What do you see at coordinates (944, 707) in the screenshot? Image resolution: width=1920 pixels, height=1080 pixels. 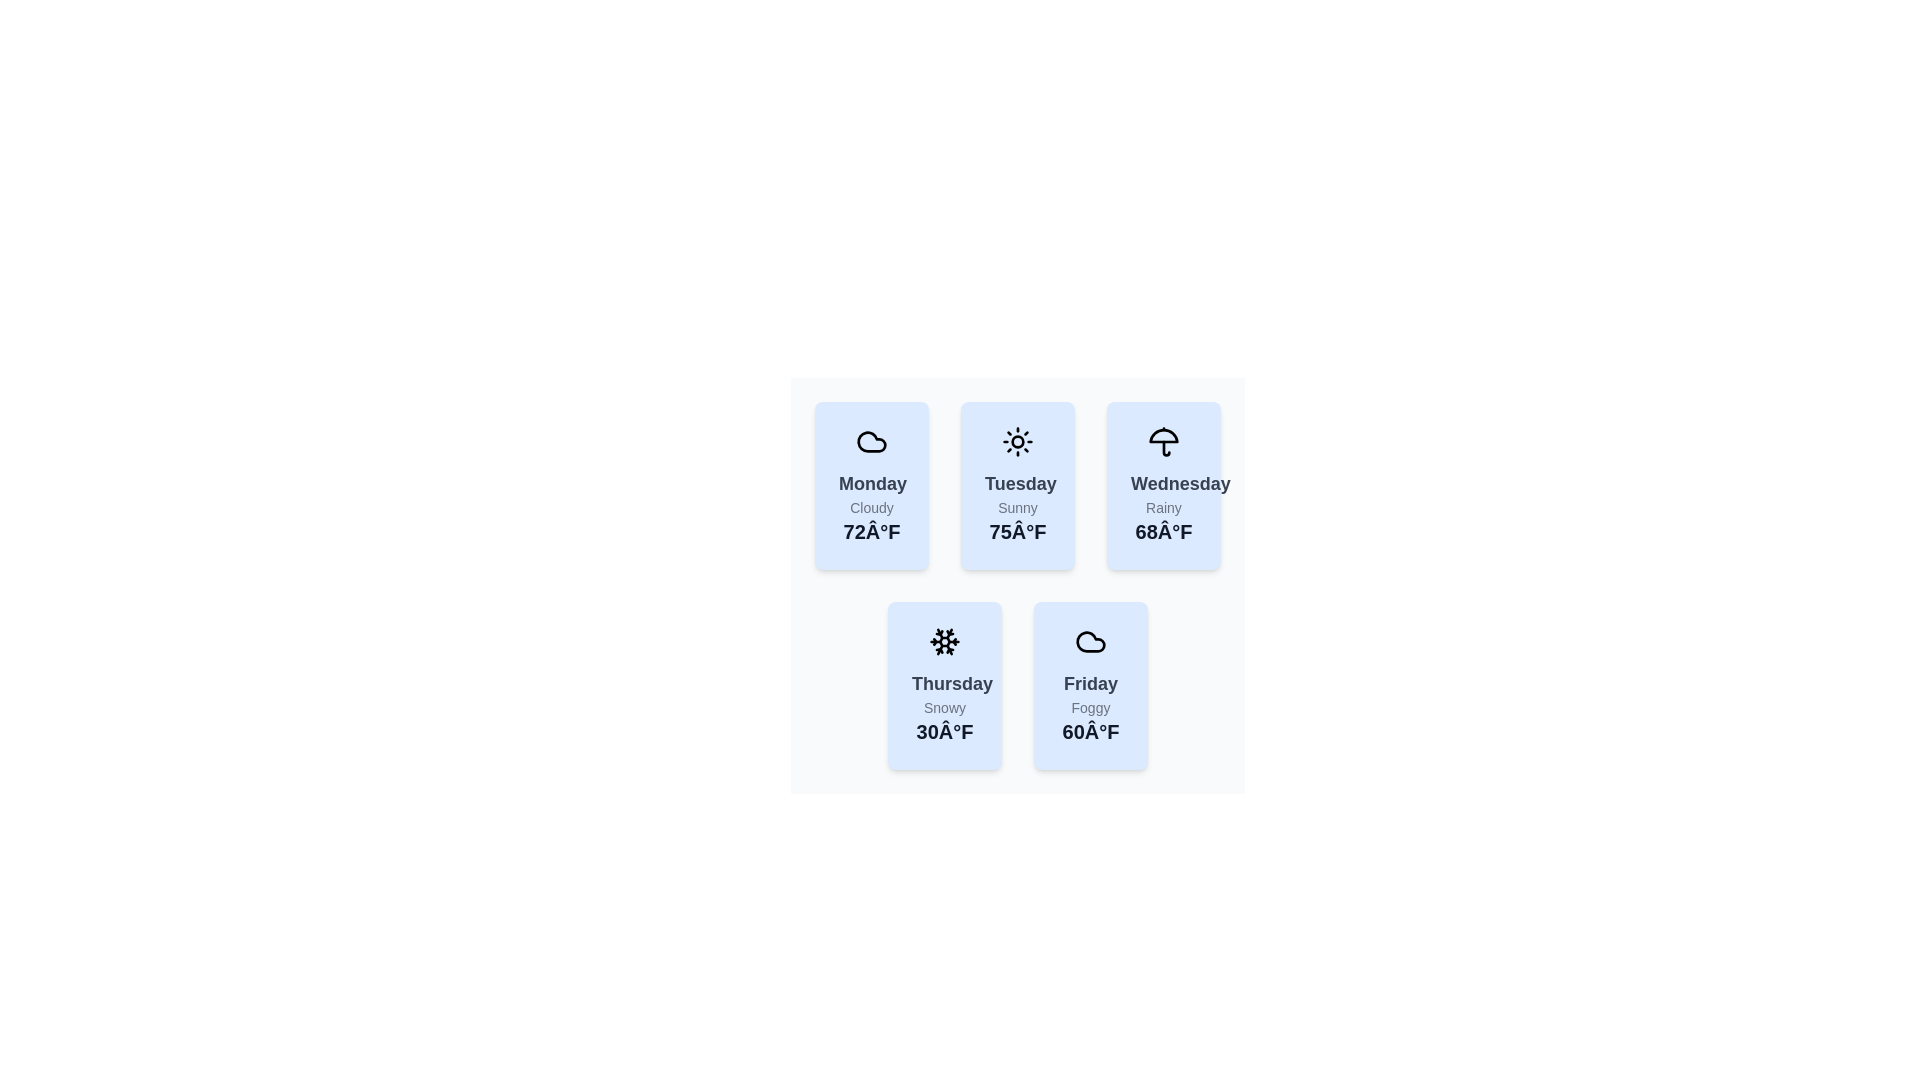 I see `text element displaying 'Snowy' which is positioned below the heading 'Thursday' and above the temperature '30°F'` at bounding box center [944, 707].